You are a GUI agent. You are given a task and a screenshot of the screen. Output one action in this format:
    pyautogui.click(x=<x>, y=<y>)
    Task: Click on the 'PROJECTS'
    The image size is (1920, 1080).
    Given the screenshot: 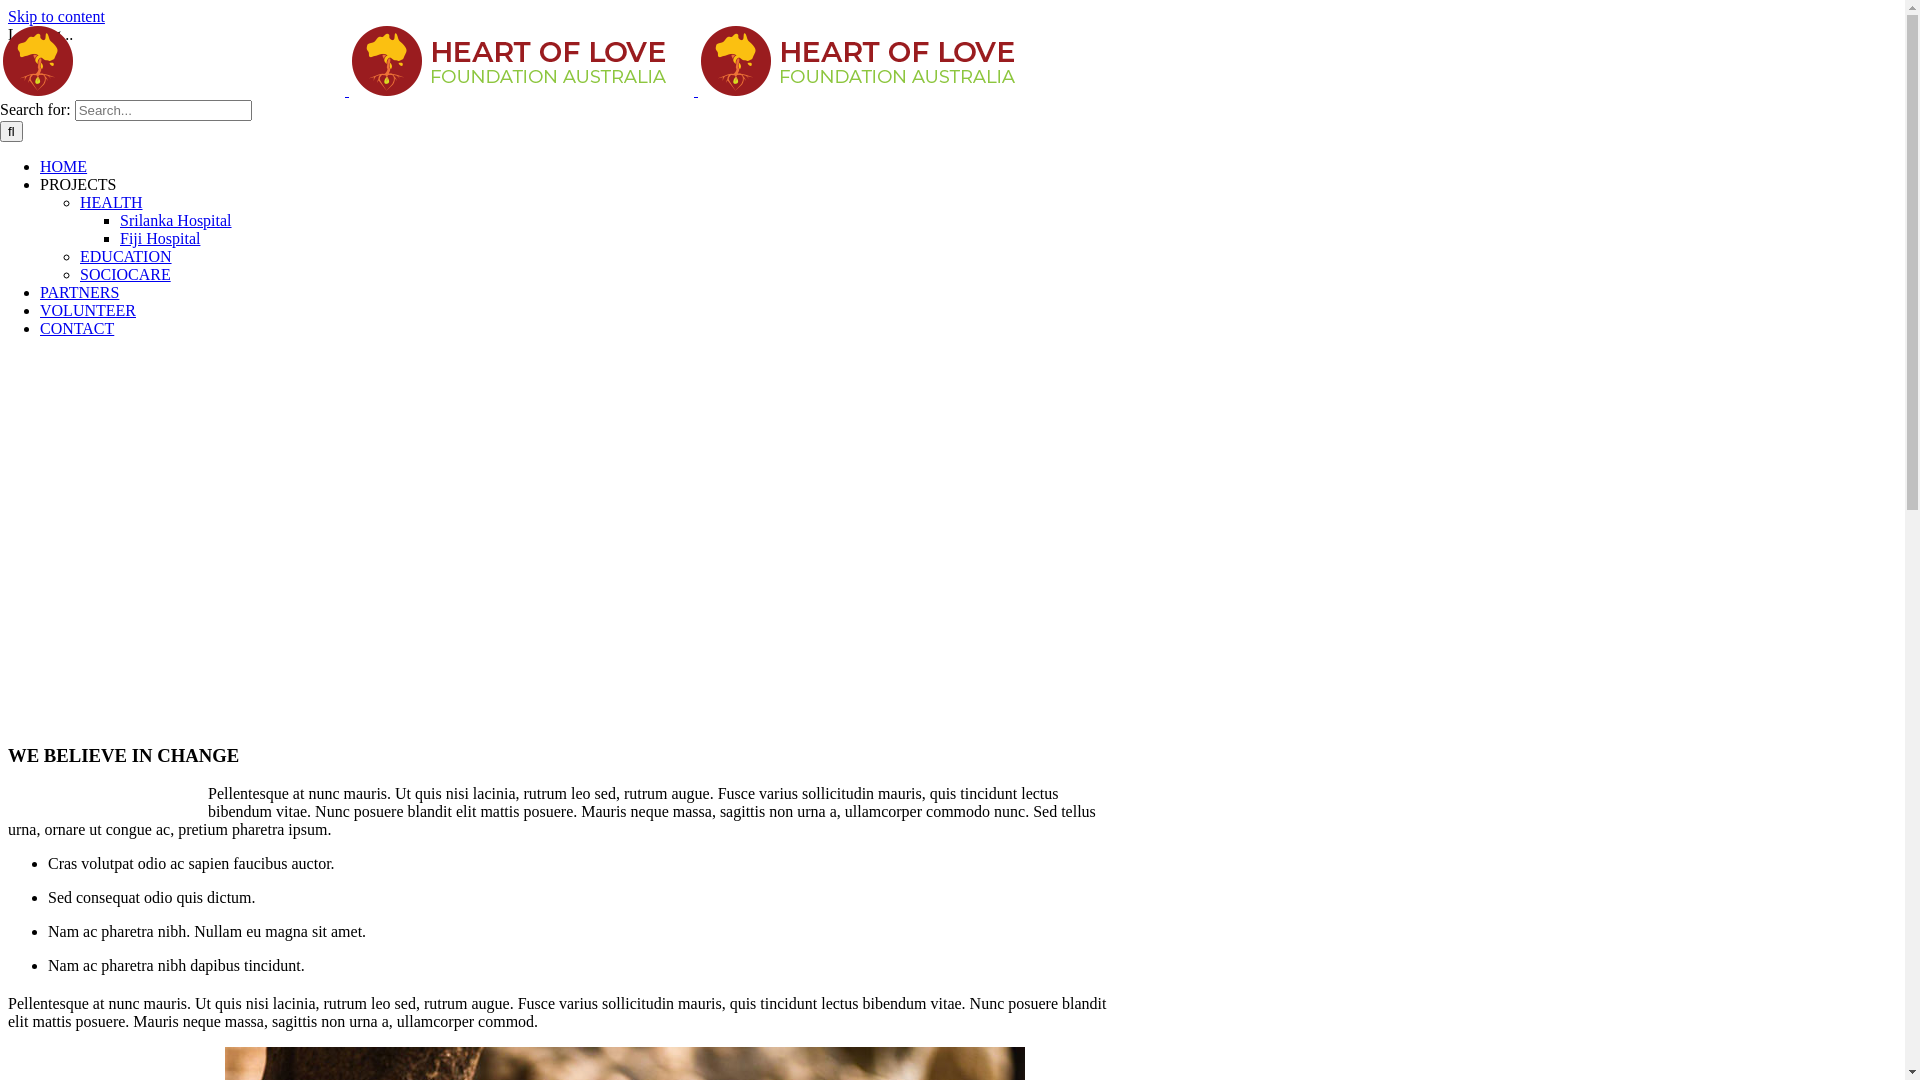 What is the action you would take?
    pyautogui.click(x=77, y=184)
    